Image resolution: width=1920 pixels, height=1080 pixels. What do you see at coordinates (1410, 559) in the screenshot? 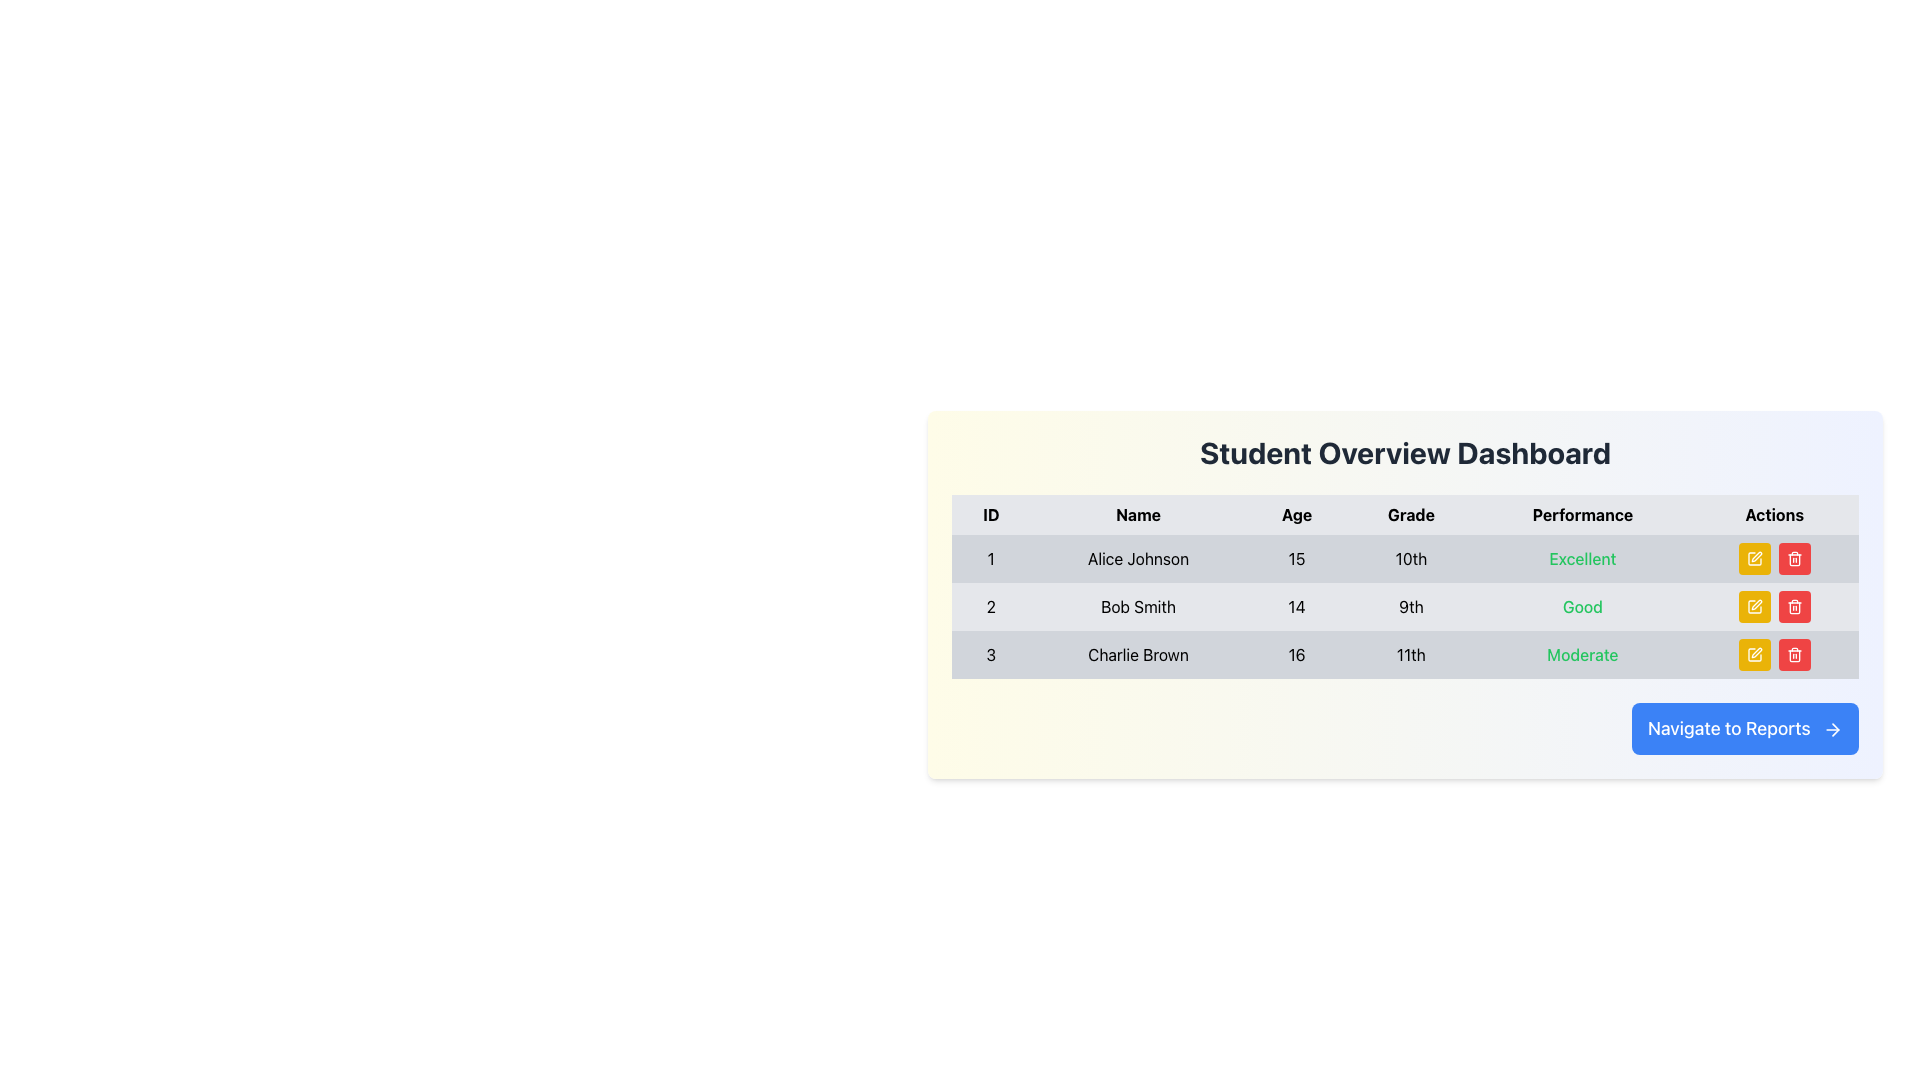
I see `the label displaying '10th' in black text, located in the second cell of the 'Grade' column for 'Alice Johnson' in the table` at bounding box center [1410, 559].